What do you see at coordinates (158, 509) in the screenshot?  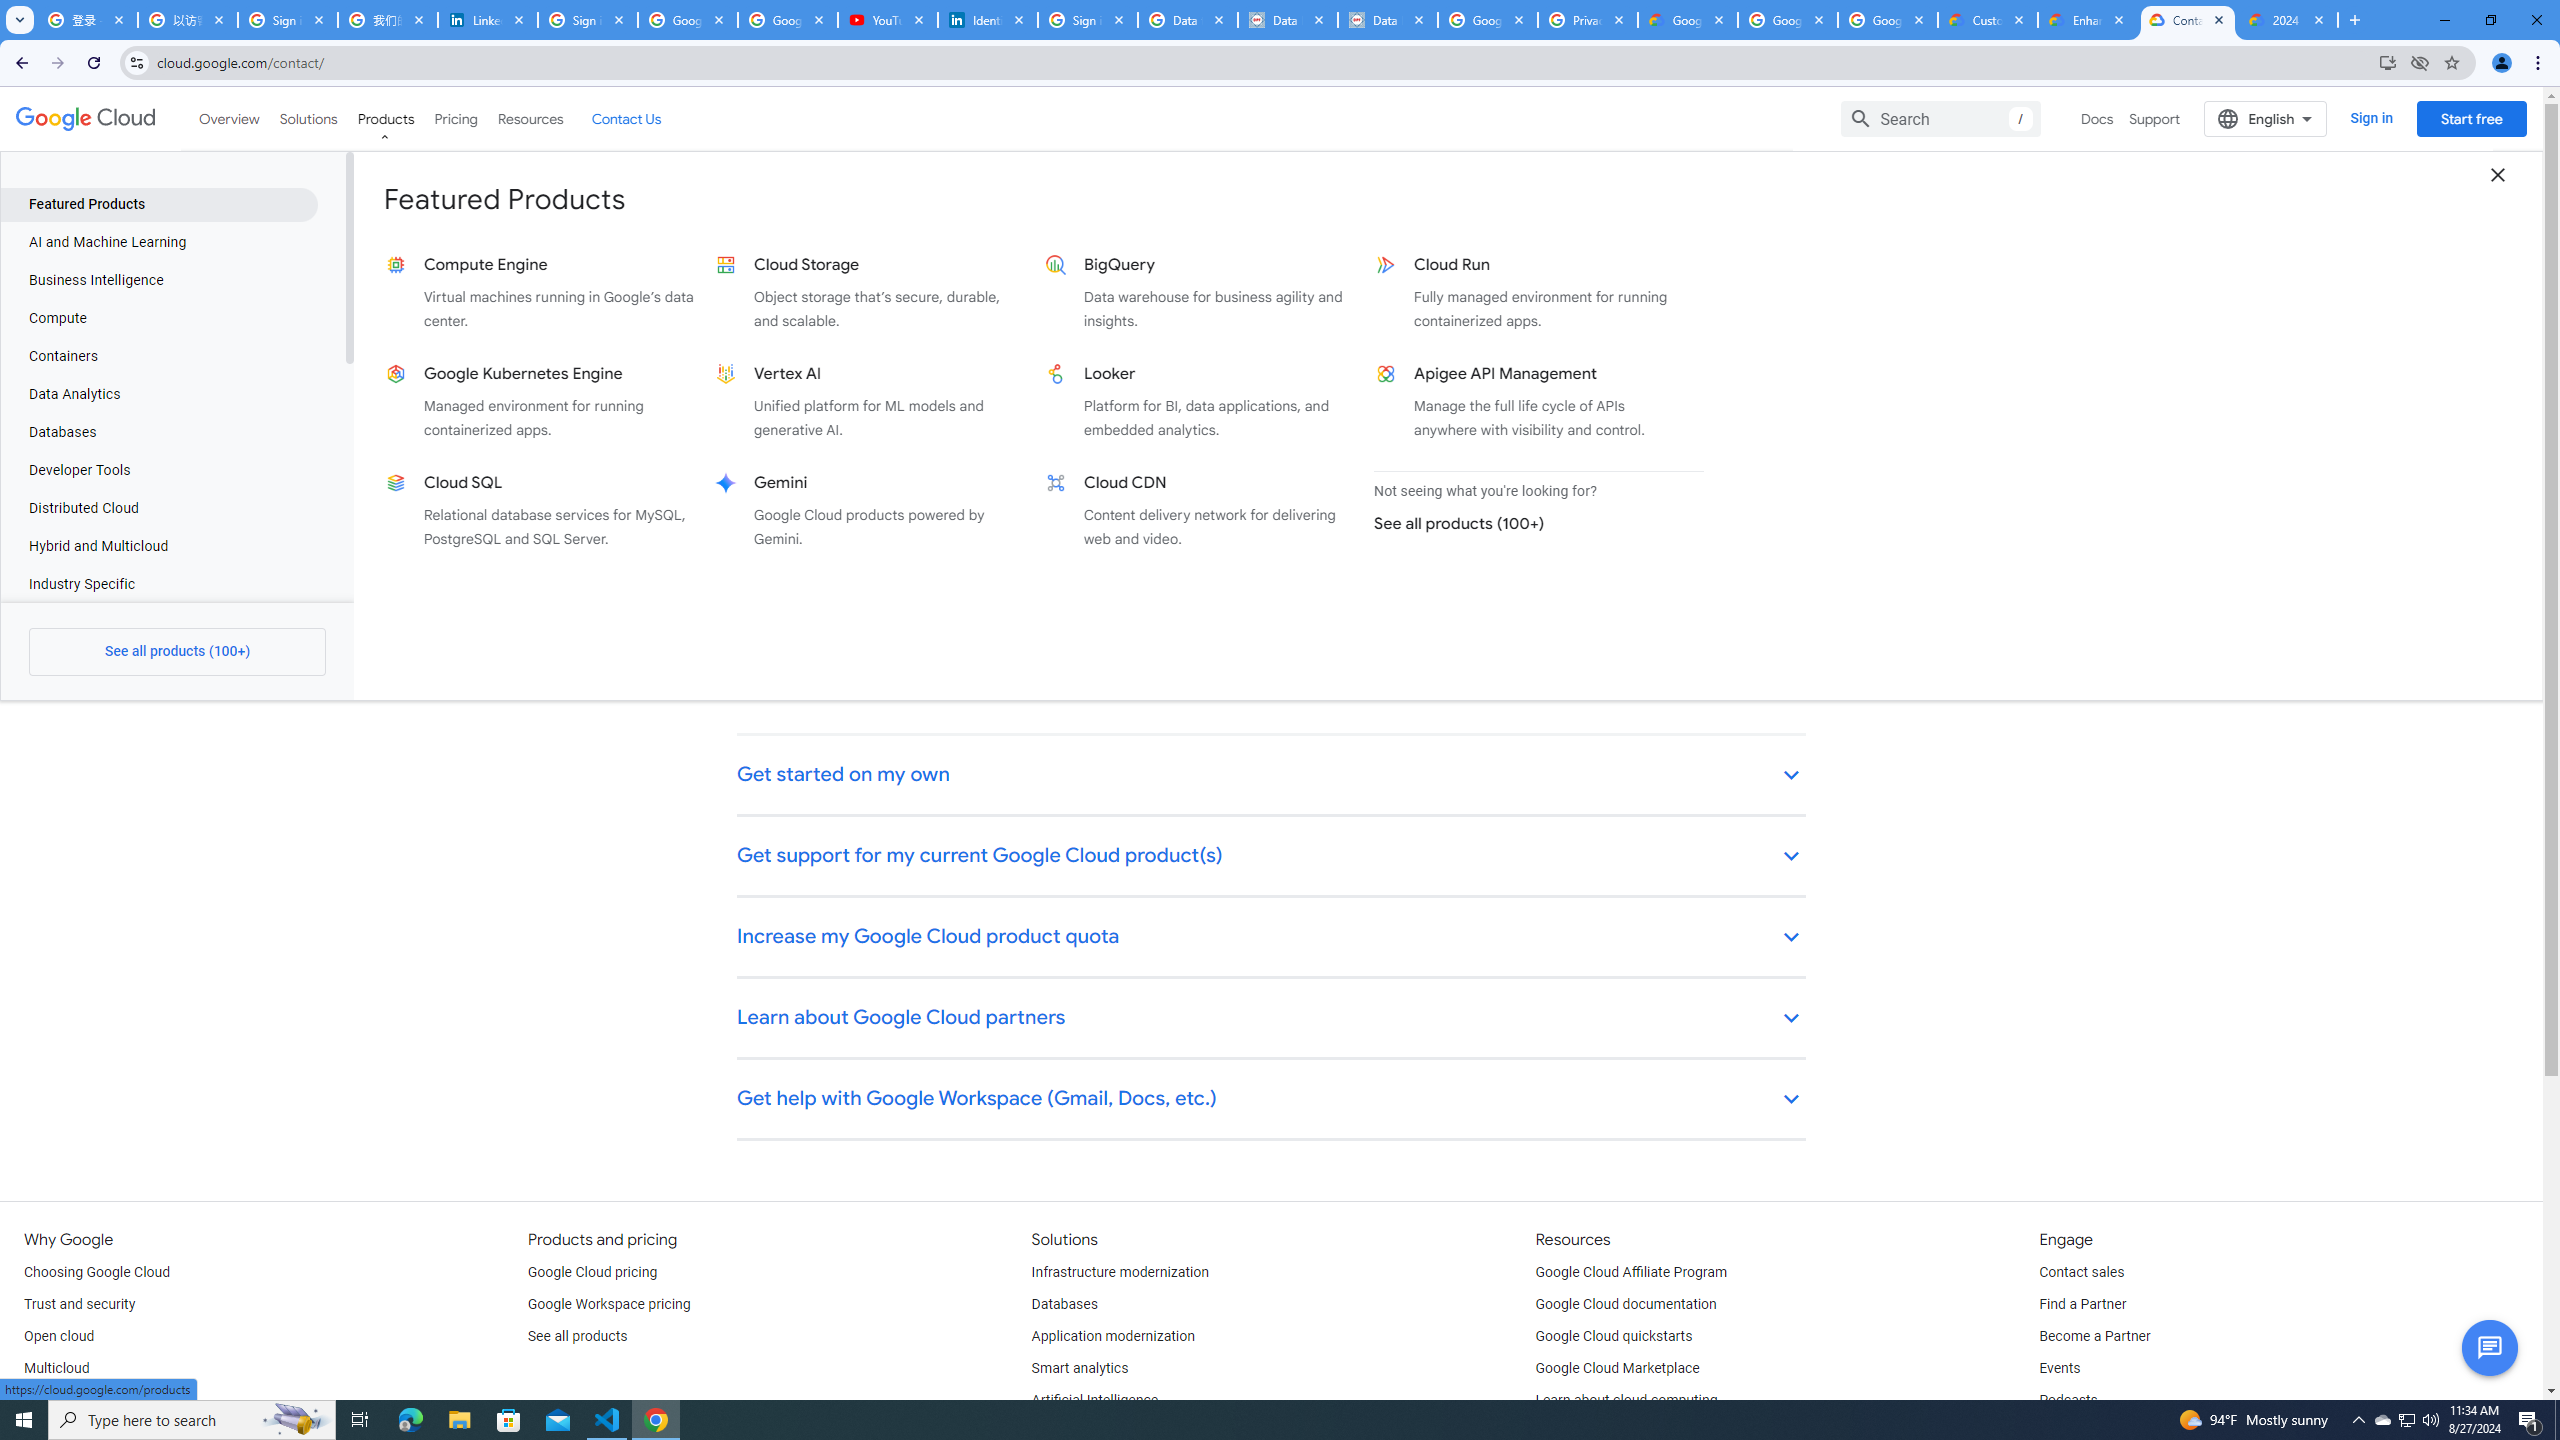 I see `'Distributed Cloud'` at bounding box center [158, 509].